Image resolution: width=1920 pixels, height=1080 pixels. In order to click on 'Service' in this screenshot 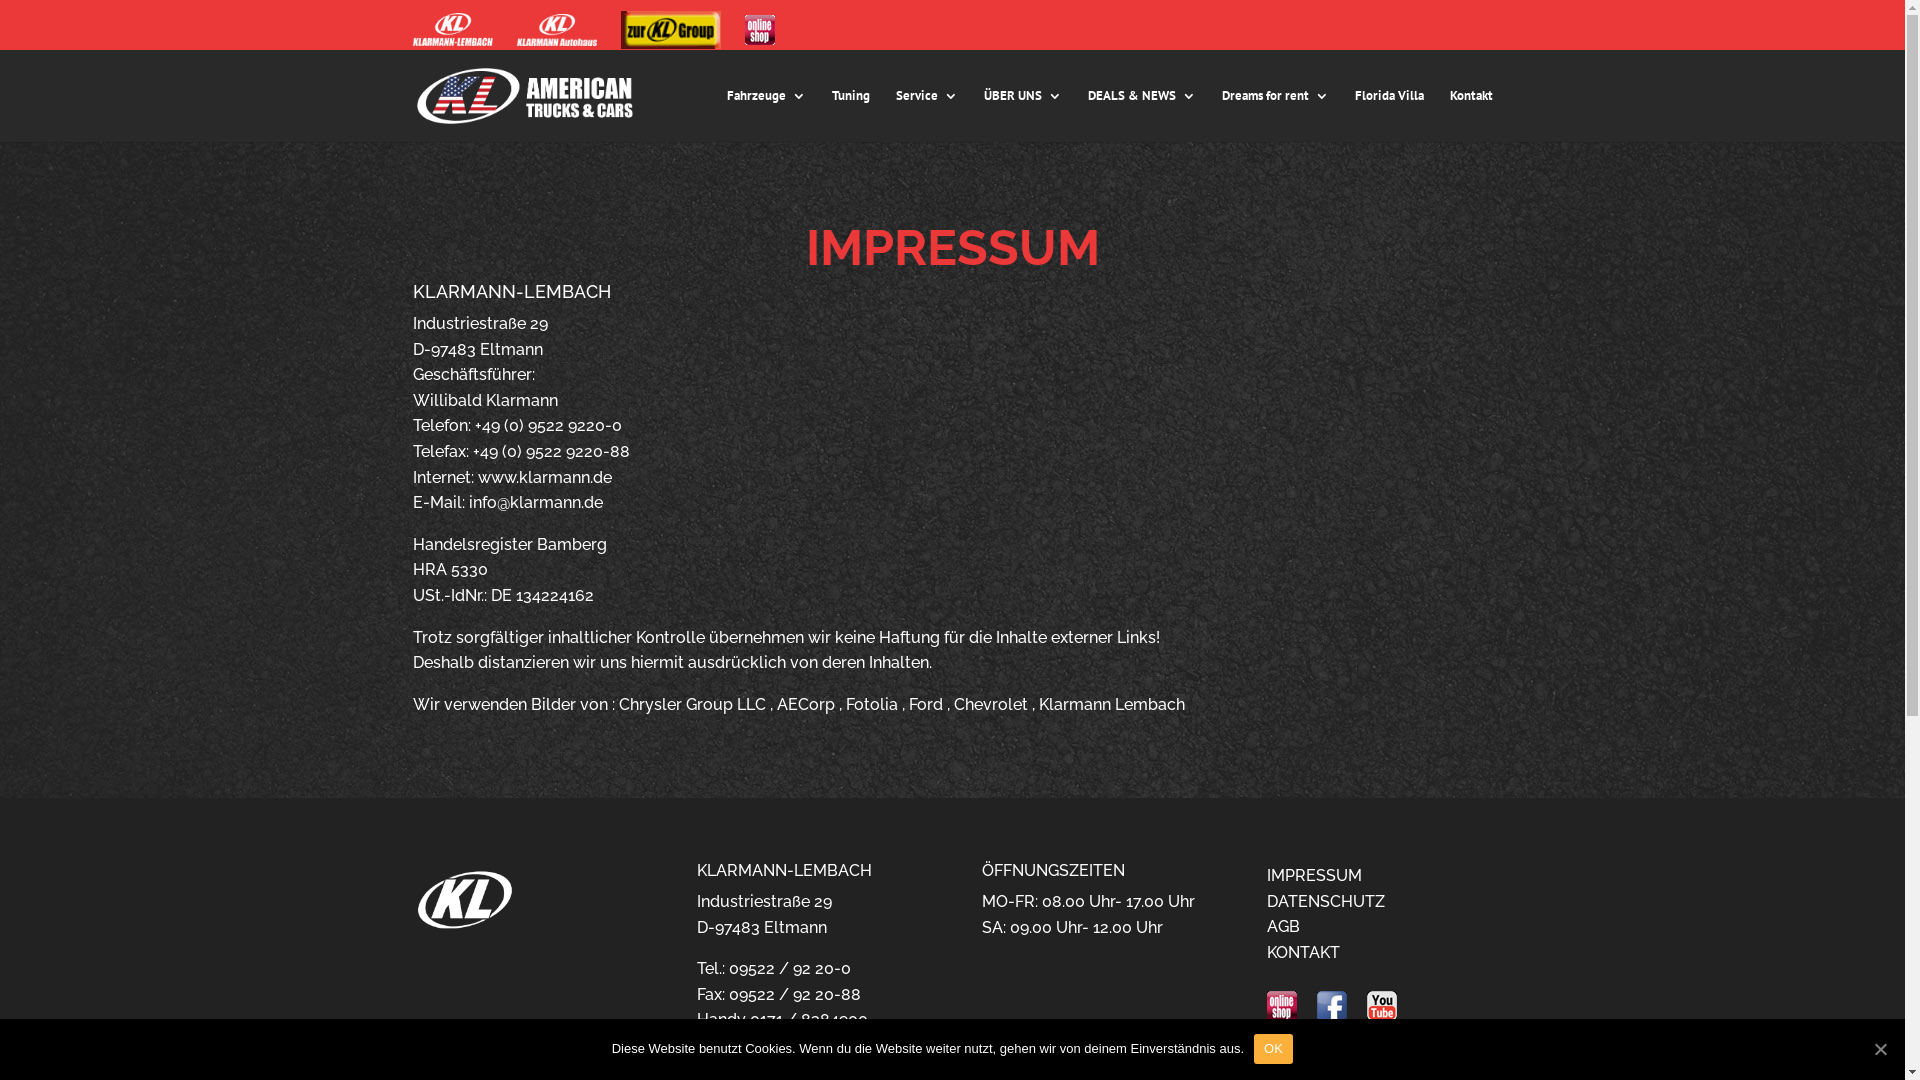, I will do `click(895, 115)`.